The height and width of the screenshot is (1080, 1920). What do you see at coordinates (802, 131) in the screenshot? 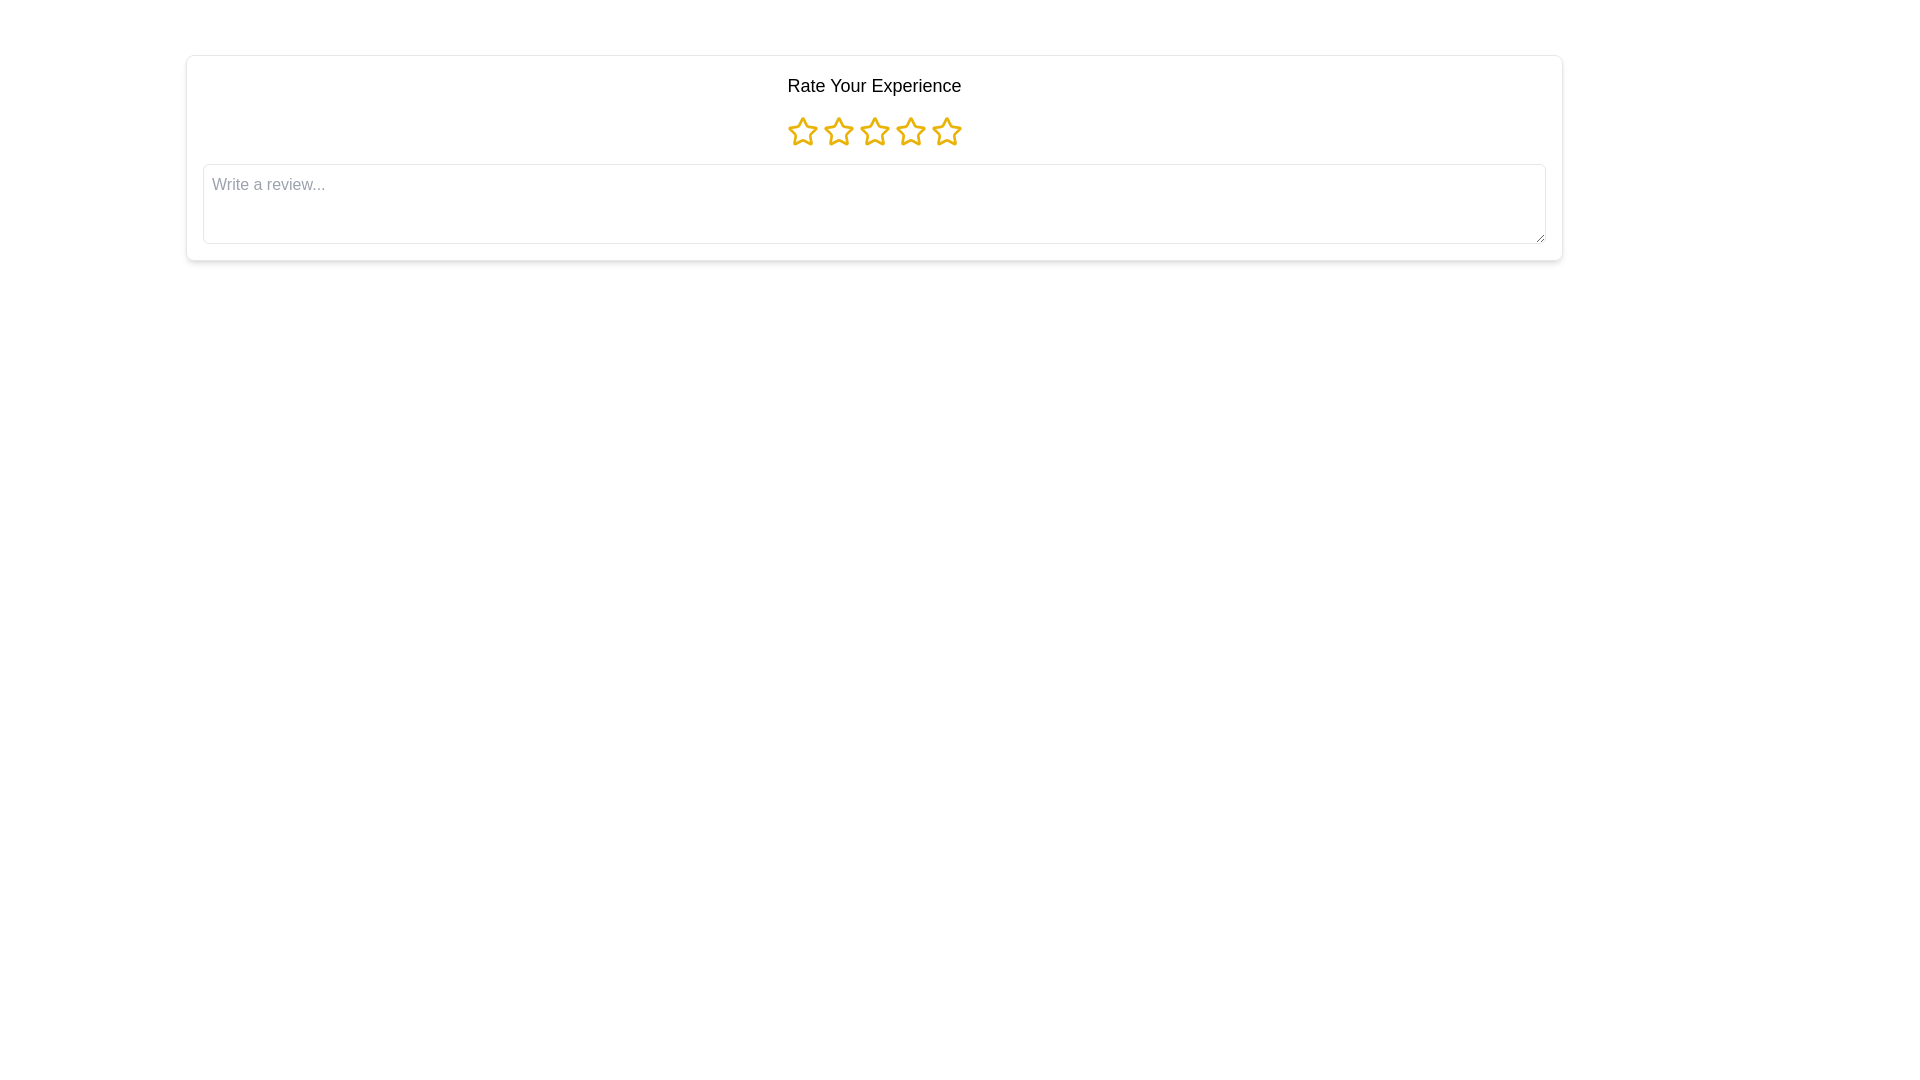
I see `the first rating star icon, which is part of a five-star rating system under the 'Rate Your Experience' label, to provide visual feedback` at bounding box center [802, 131].